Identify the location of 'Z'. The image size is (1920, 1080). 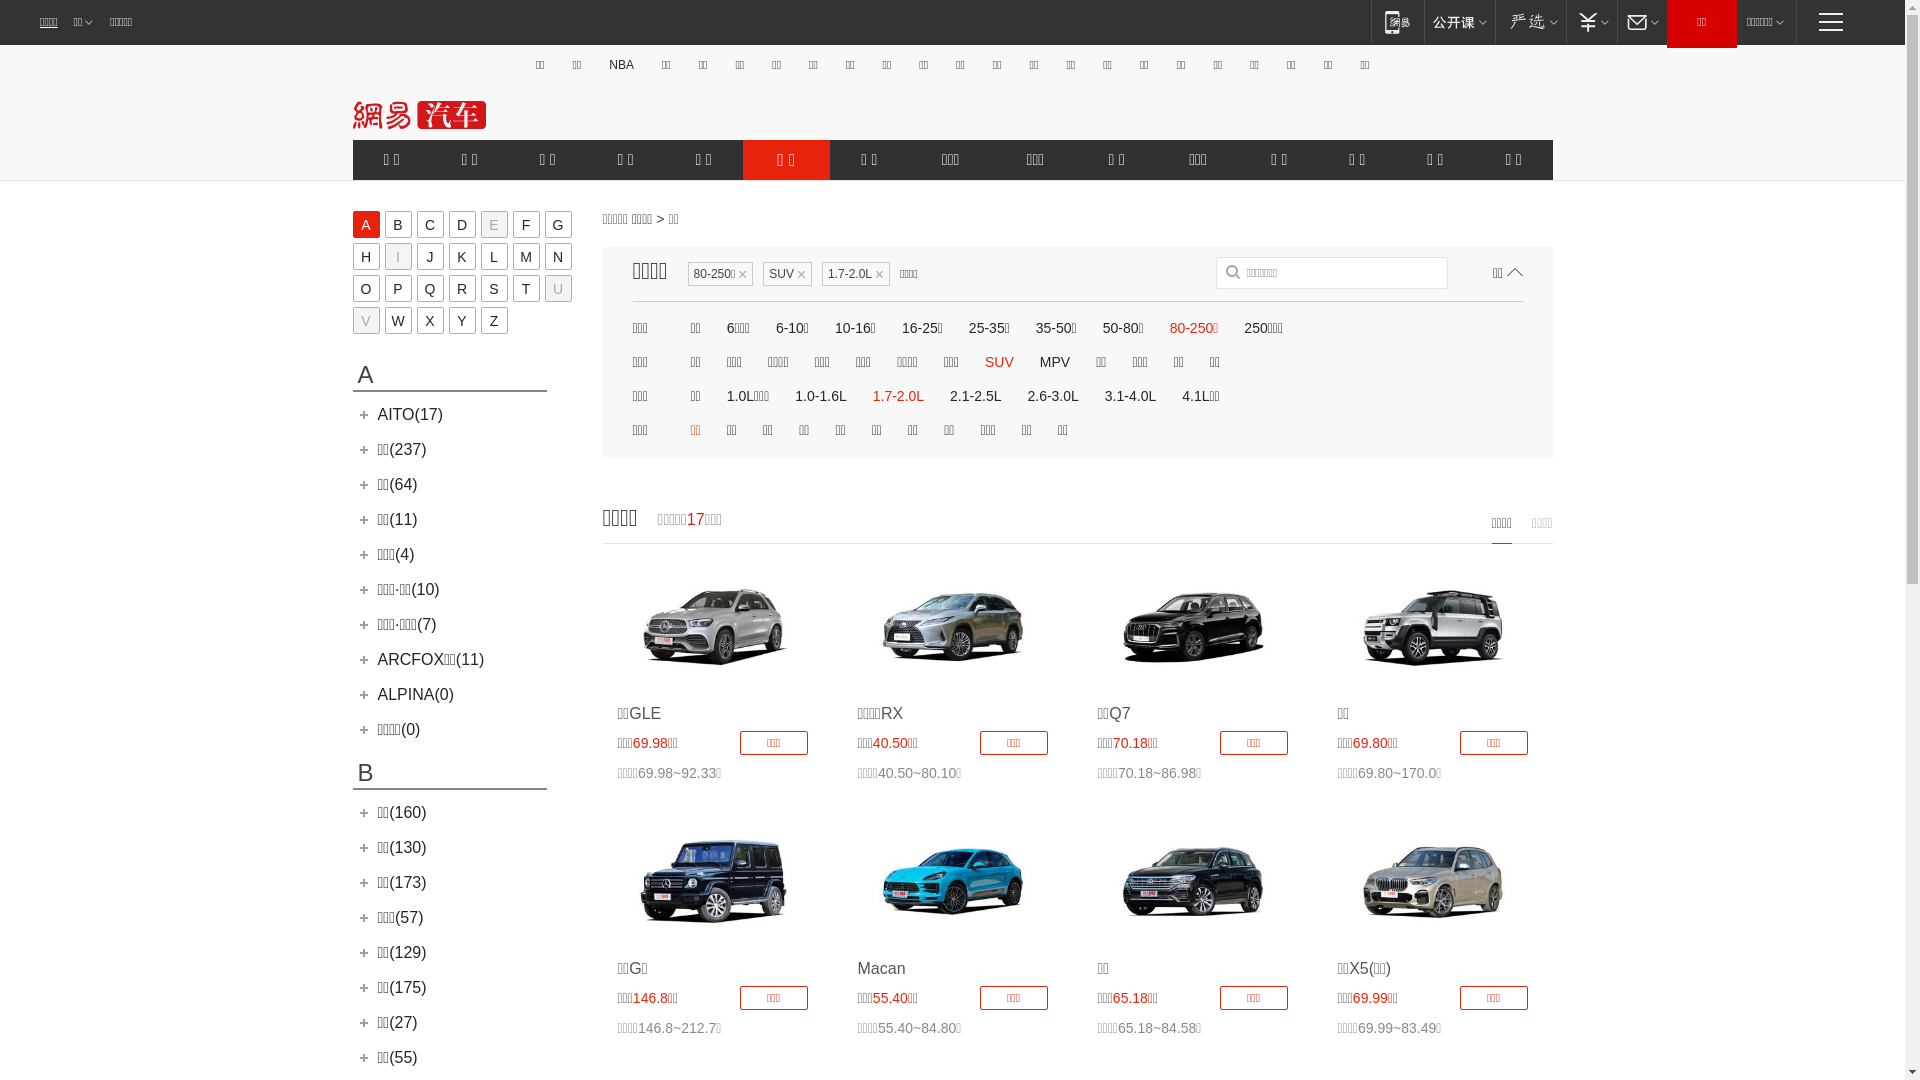
(493, 319).